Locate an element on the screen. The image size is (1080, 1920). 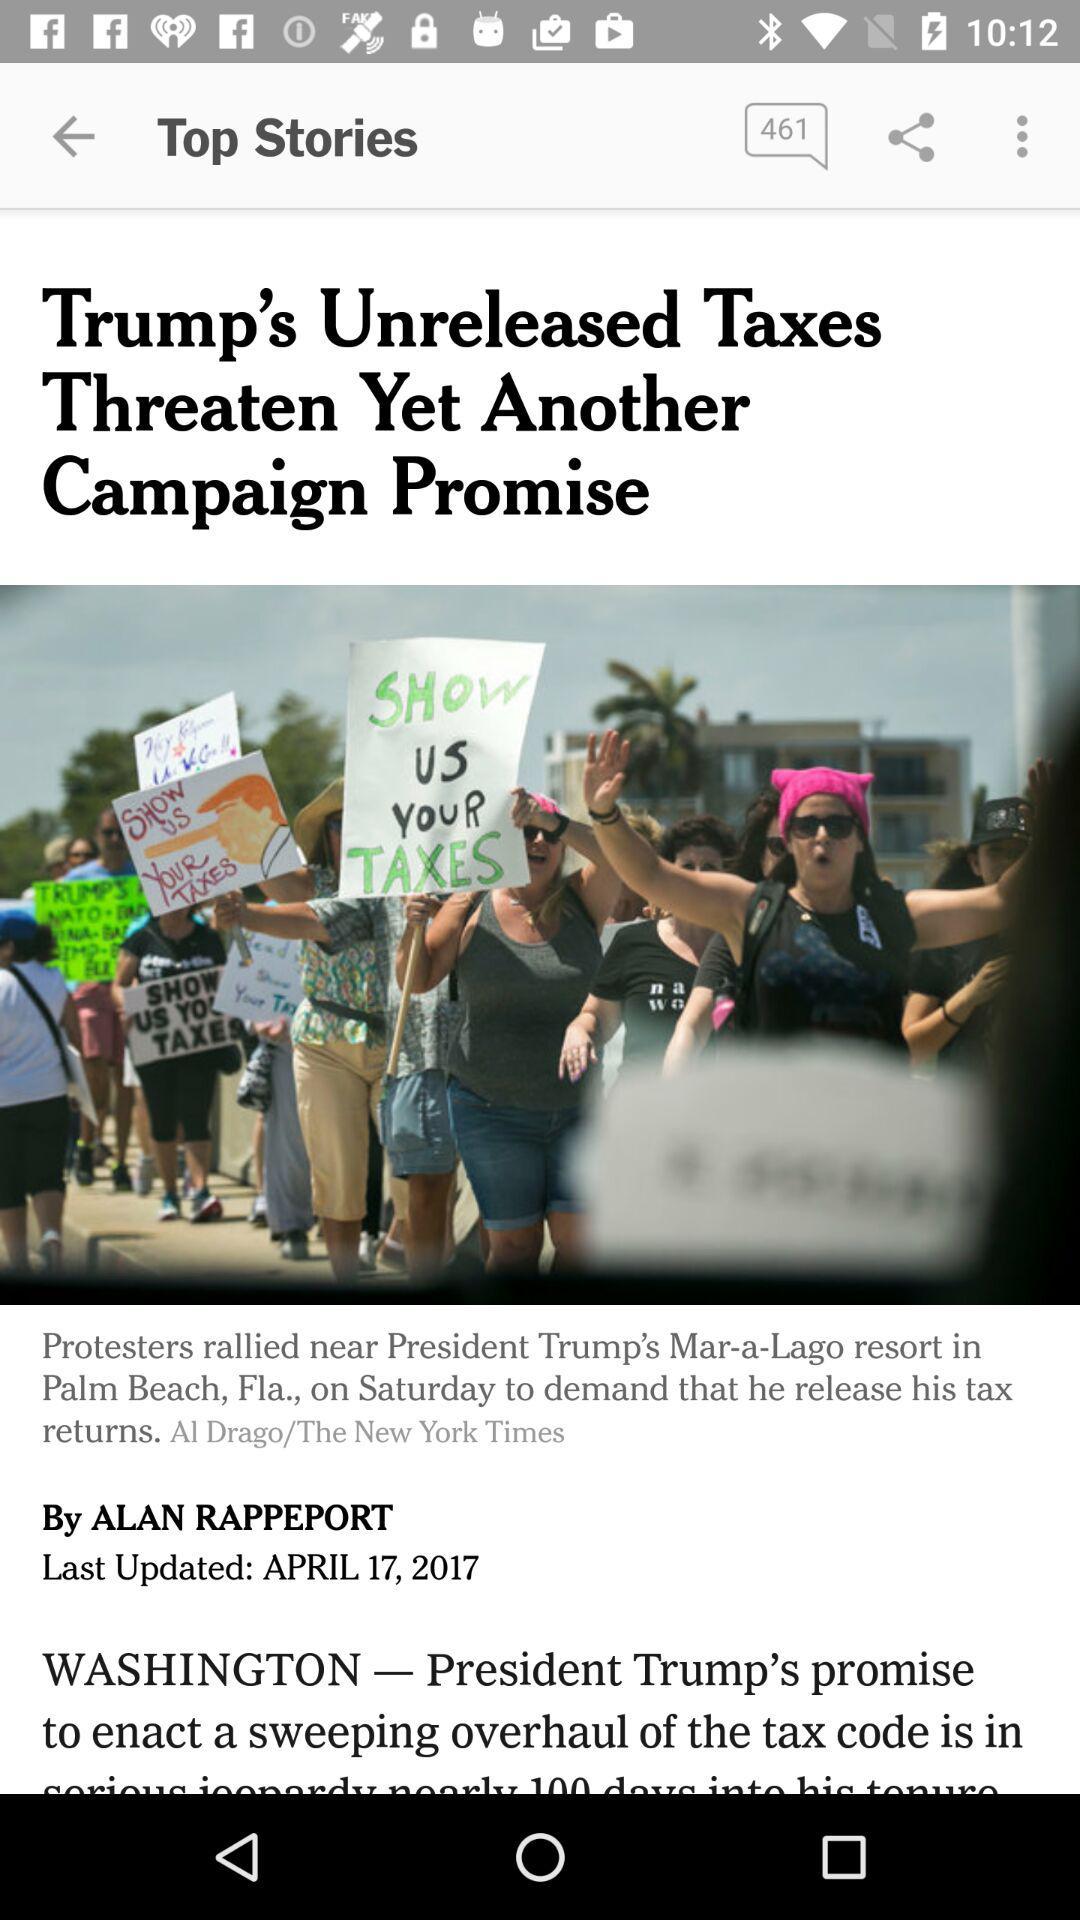
the shar icon at the top right corner is located at coordinates (911, 136).